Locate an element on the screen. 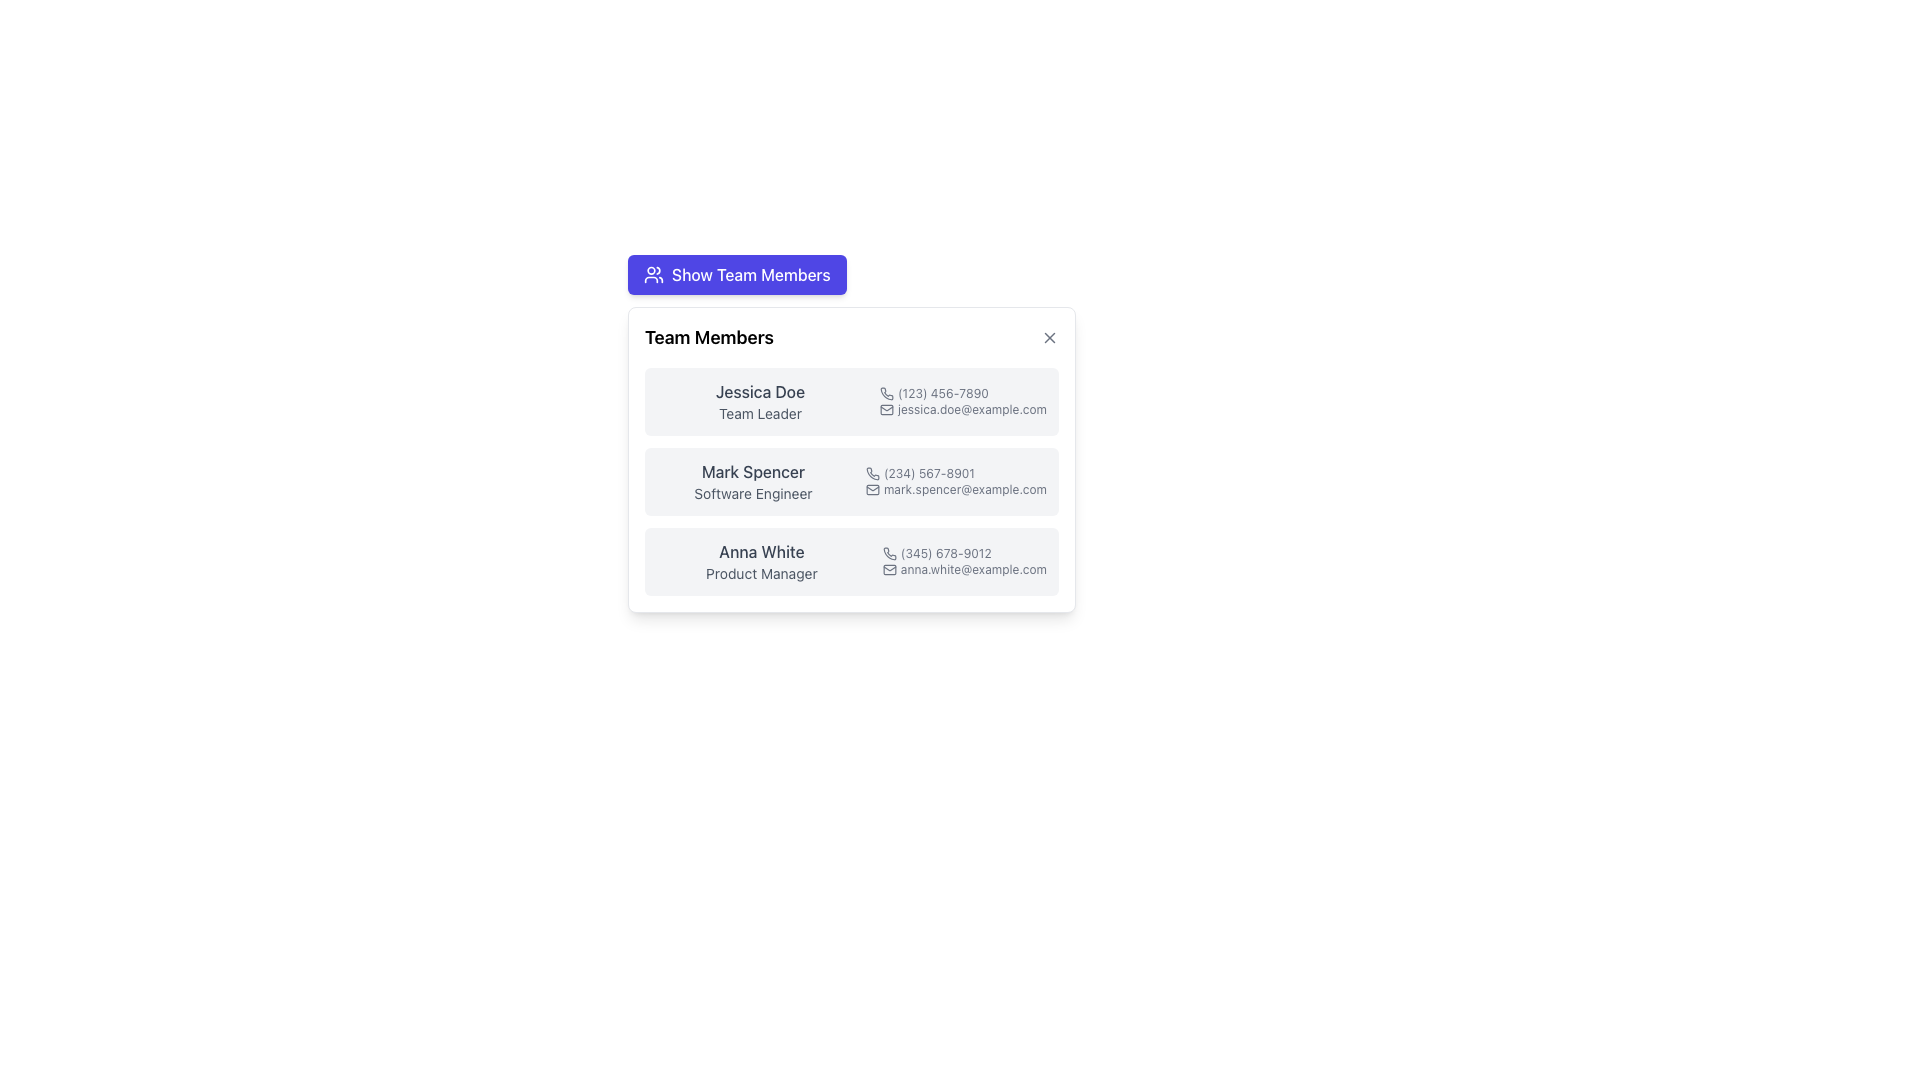 The height and width of the screenshot is (1080, 1920). the phone number text '(123) 456-7890' located in the first list item under the 'Team Members' section, which is styled in gray and positioned below the name 'Jessica Doe' is located at coordinates (963, 393).